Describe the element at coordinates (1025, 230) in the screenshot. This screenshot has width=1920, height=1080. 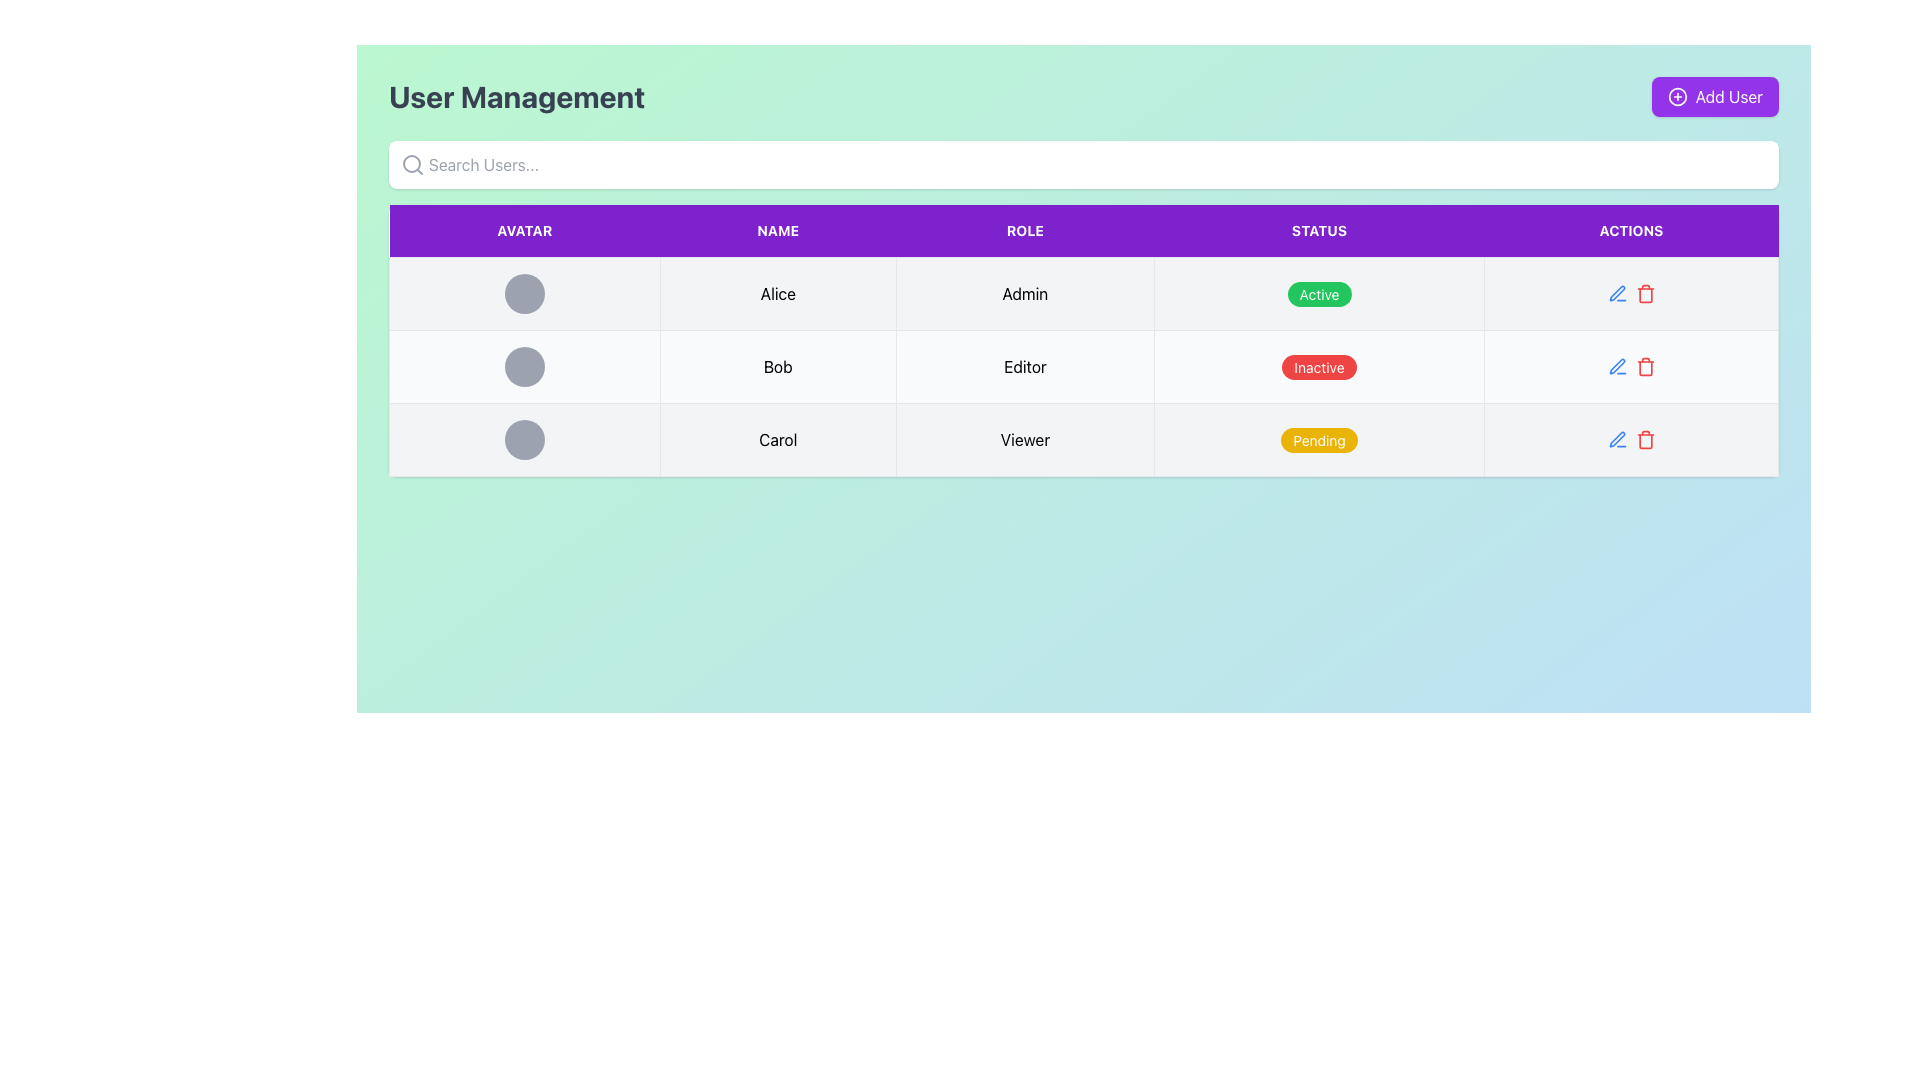
I see `the Table Header Cell for the 'ROLE' column, which is the third cell from the left in the header row, located between the 'NAME' and 'STATUS' cells` at that location.